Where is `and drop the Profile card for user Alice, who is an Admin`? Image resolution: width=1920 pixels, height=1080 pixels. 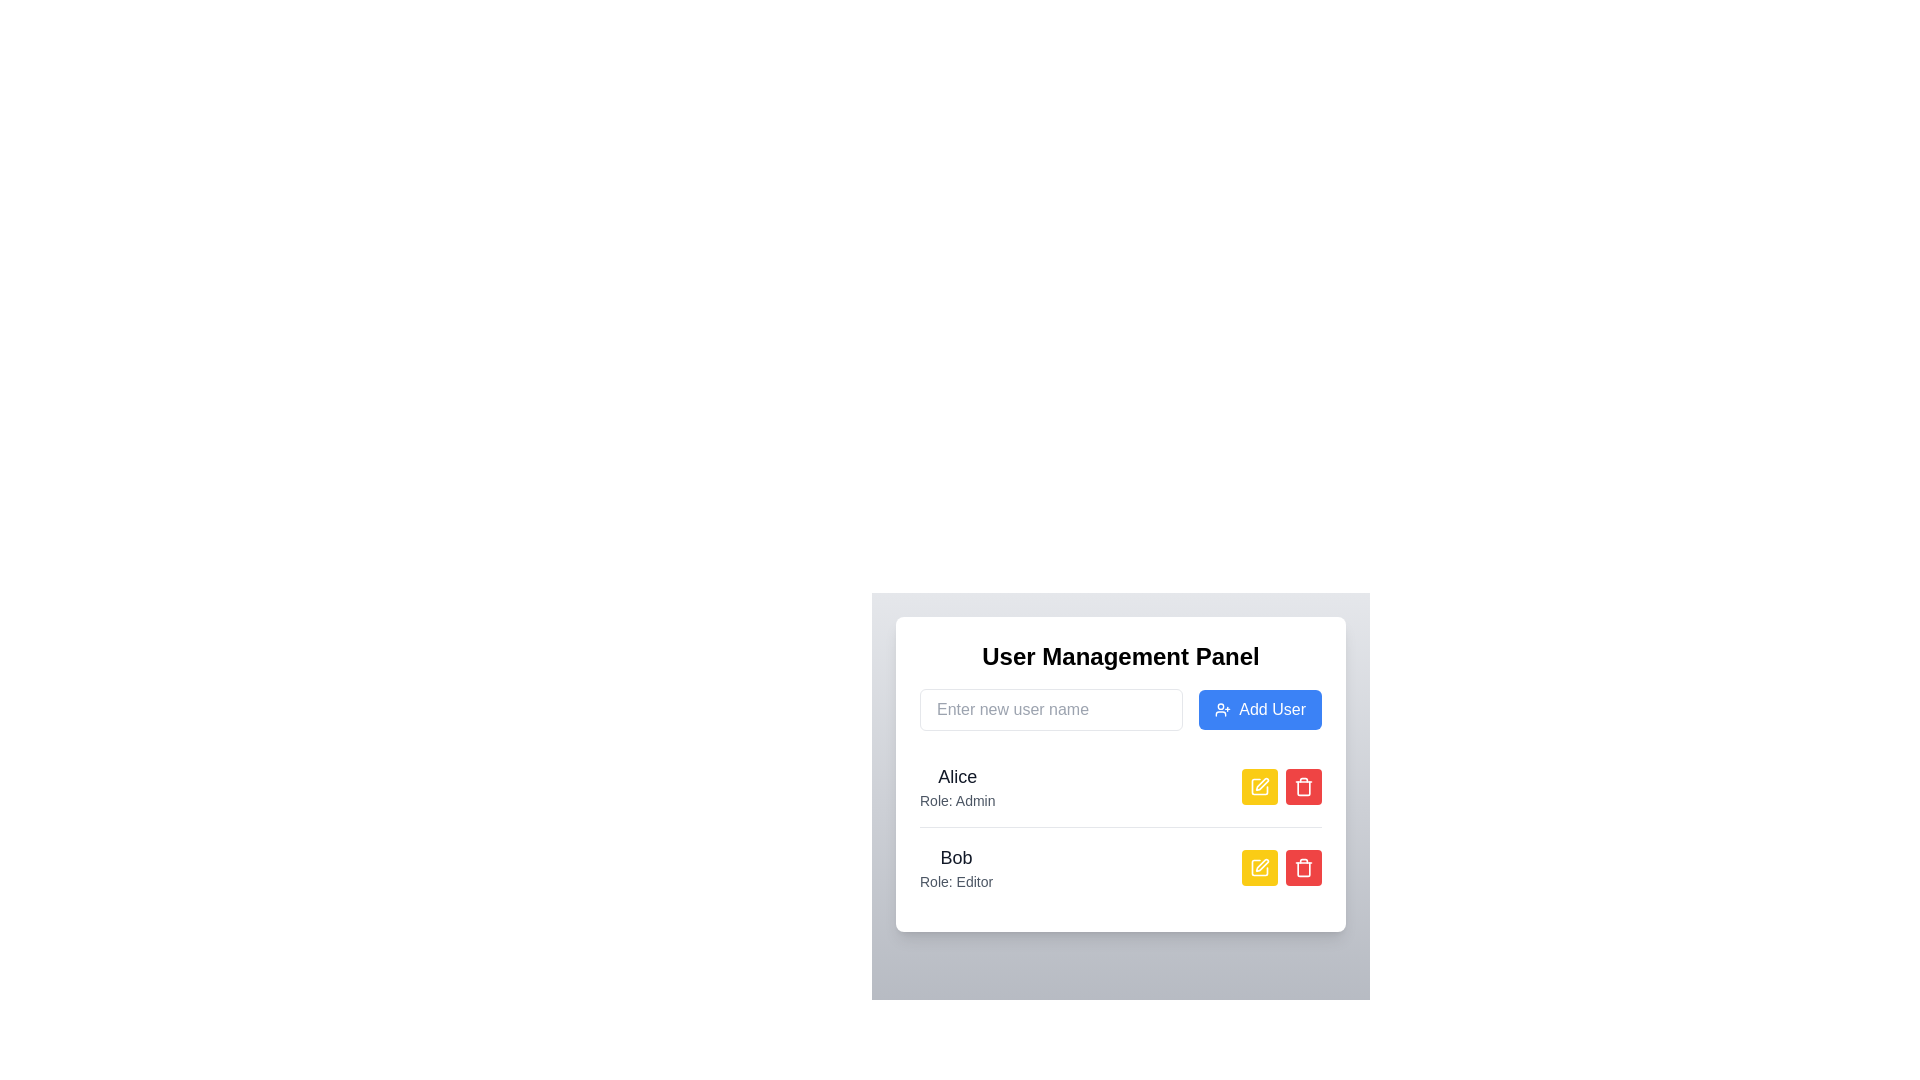
and drop the Profile card for user Alice, who is an Admin is located at coordinates (1121, 773).